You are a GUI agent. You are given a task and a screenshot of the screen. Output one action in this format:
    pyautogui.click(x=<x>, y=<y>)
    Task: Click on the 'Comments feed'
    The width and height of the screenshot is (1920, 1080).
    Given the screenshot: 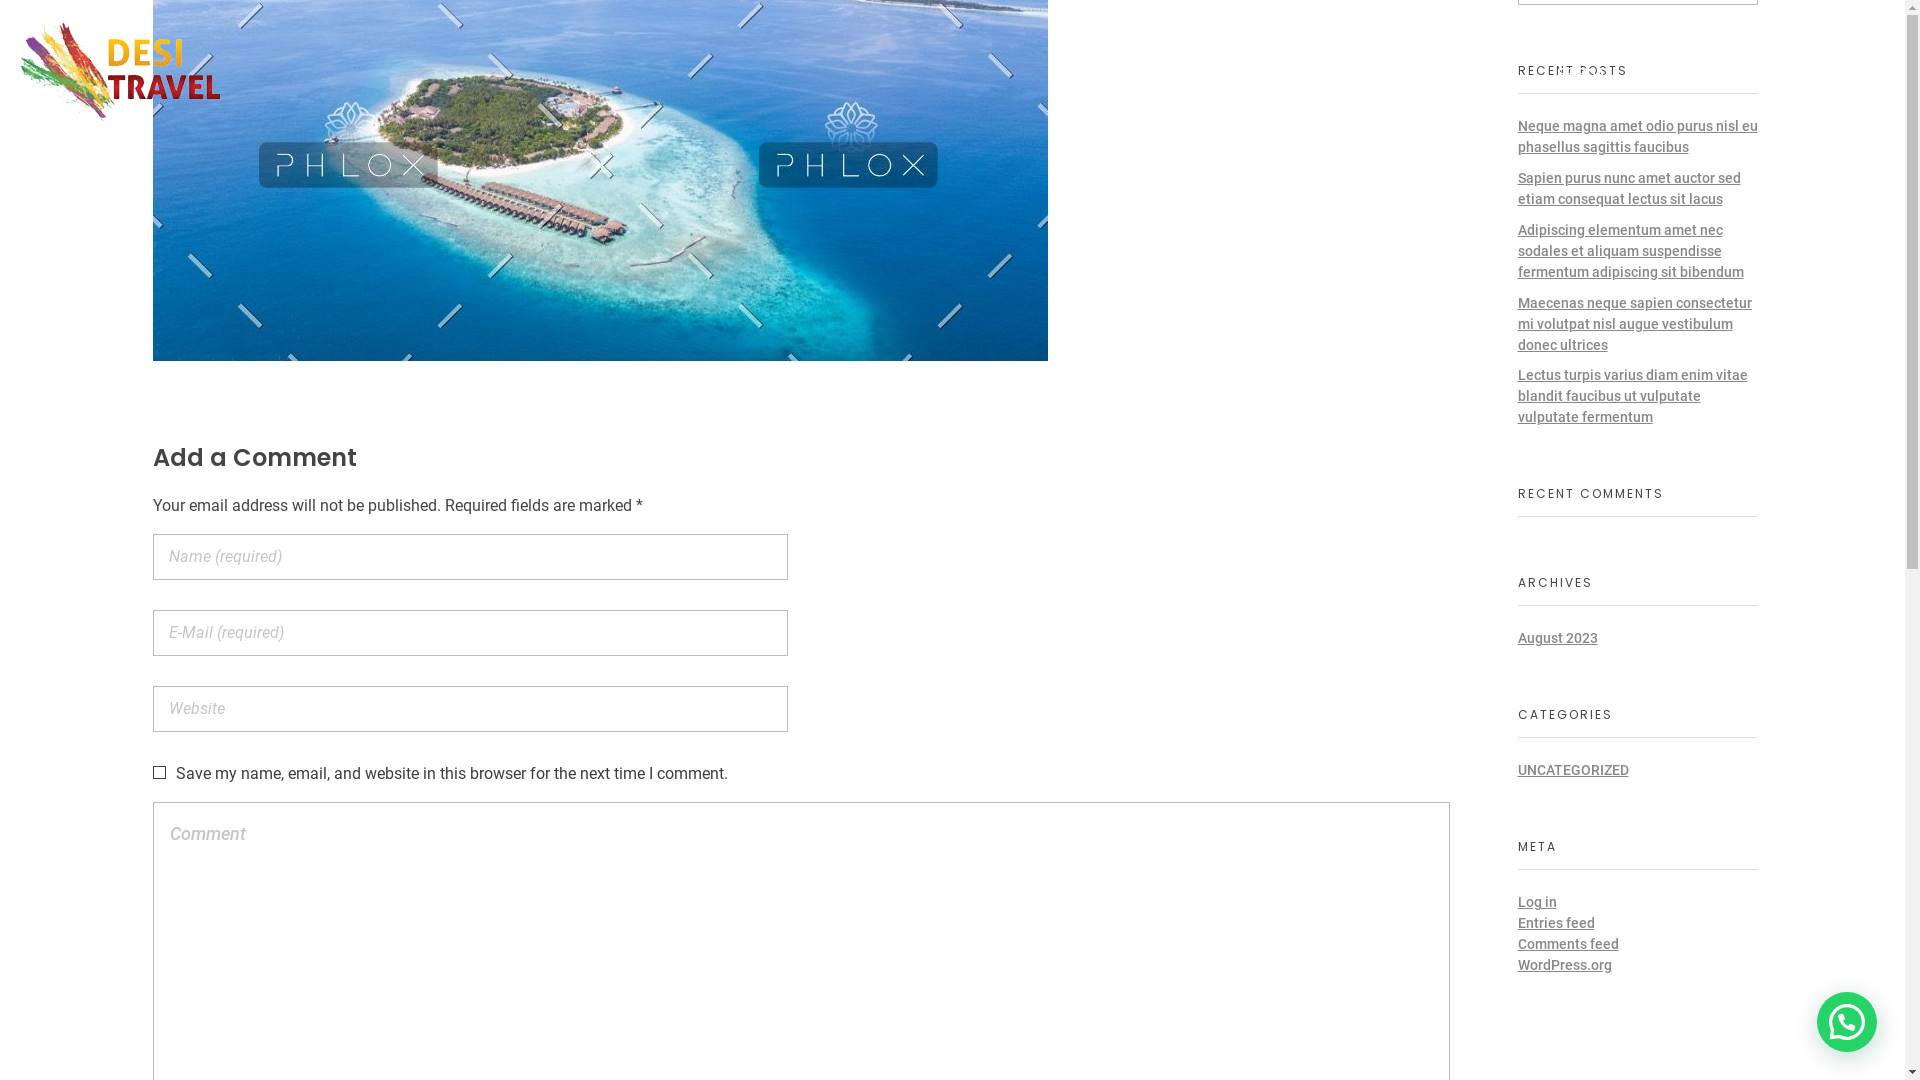 What is the action you would take?
    pyautogui.click(x=1567, y=944)
    